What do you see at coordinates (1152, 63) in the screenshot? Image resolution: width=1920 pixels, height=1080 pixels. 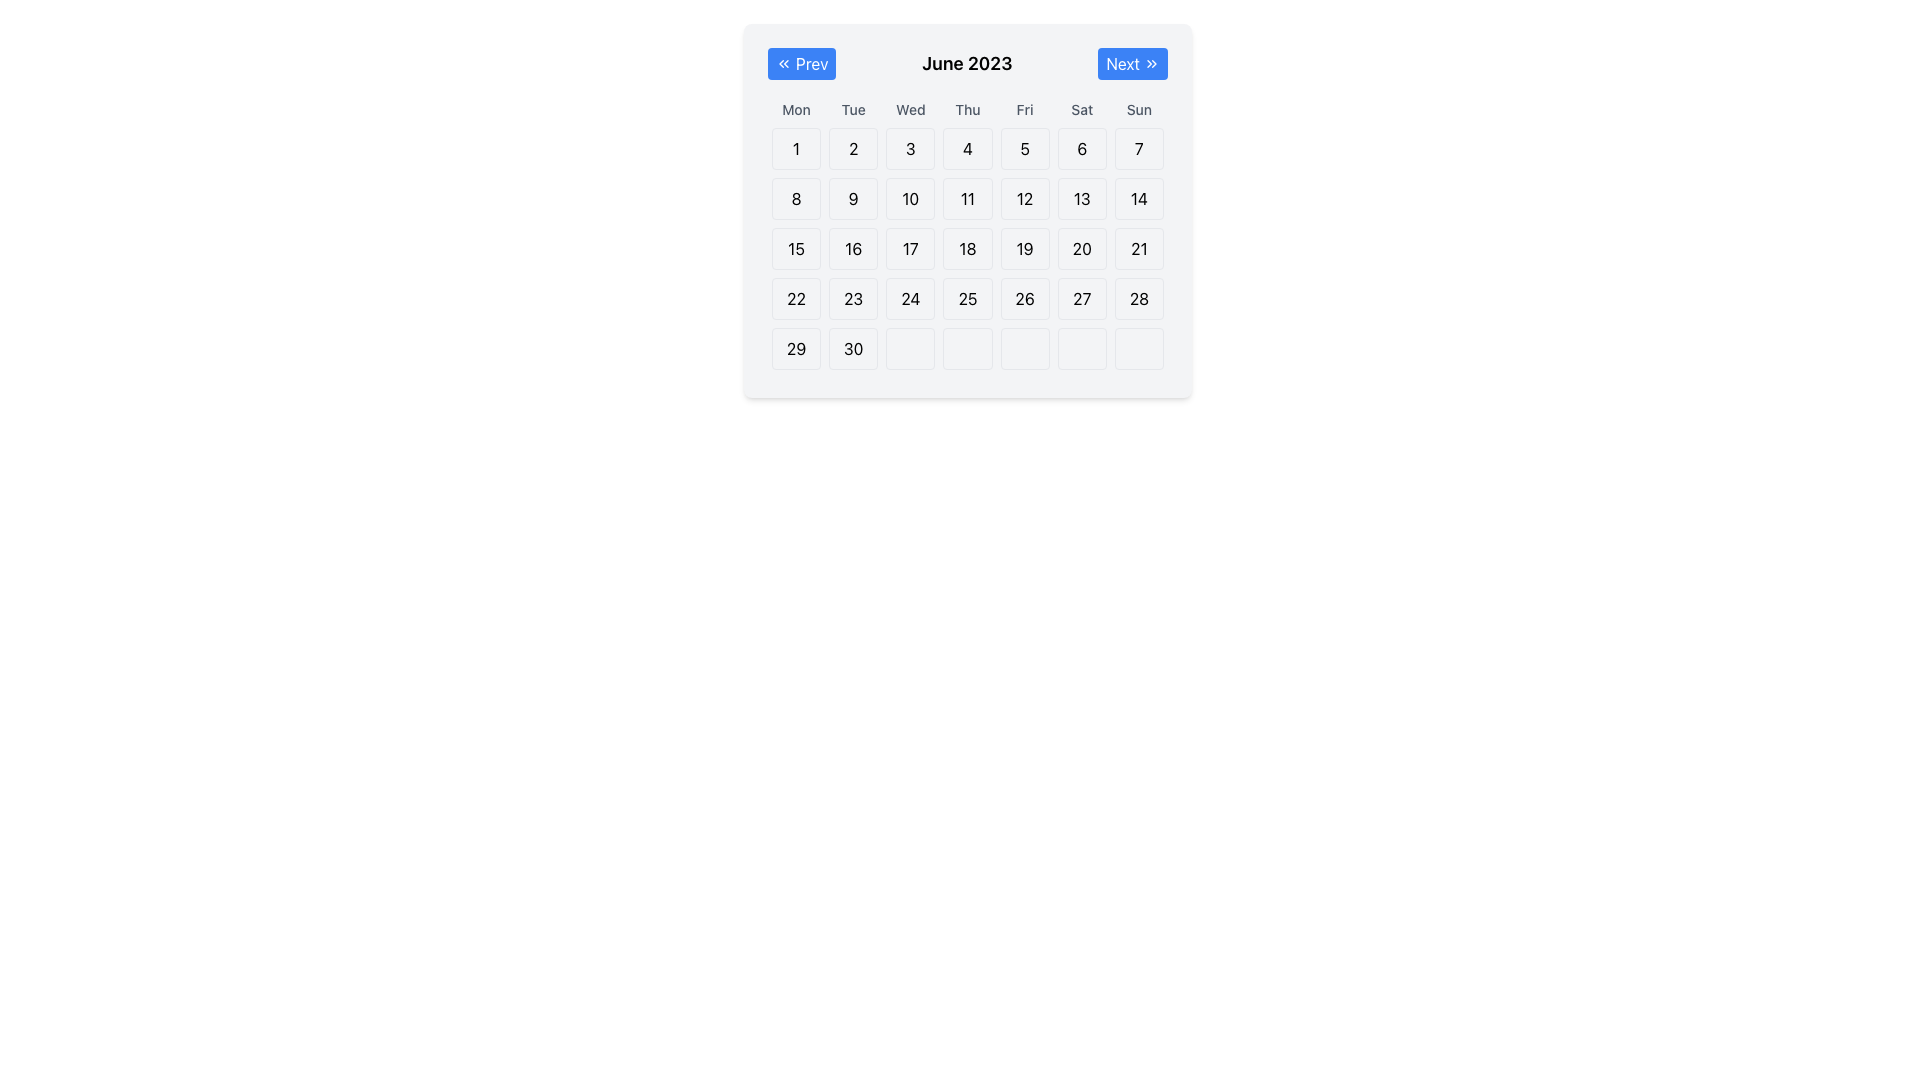 I see `the 'Next' icon element located at the right end of the 'Next' button in the calendar interface for accessibility purposes` at bounding box center [1152, 63].